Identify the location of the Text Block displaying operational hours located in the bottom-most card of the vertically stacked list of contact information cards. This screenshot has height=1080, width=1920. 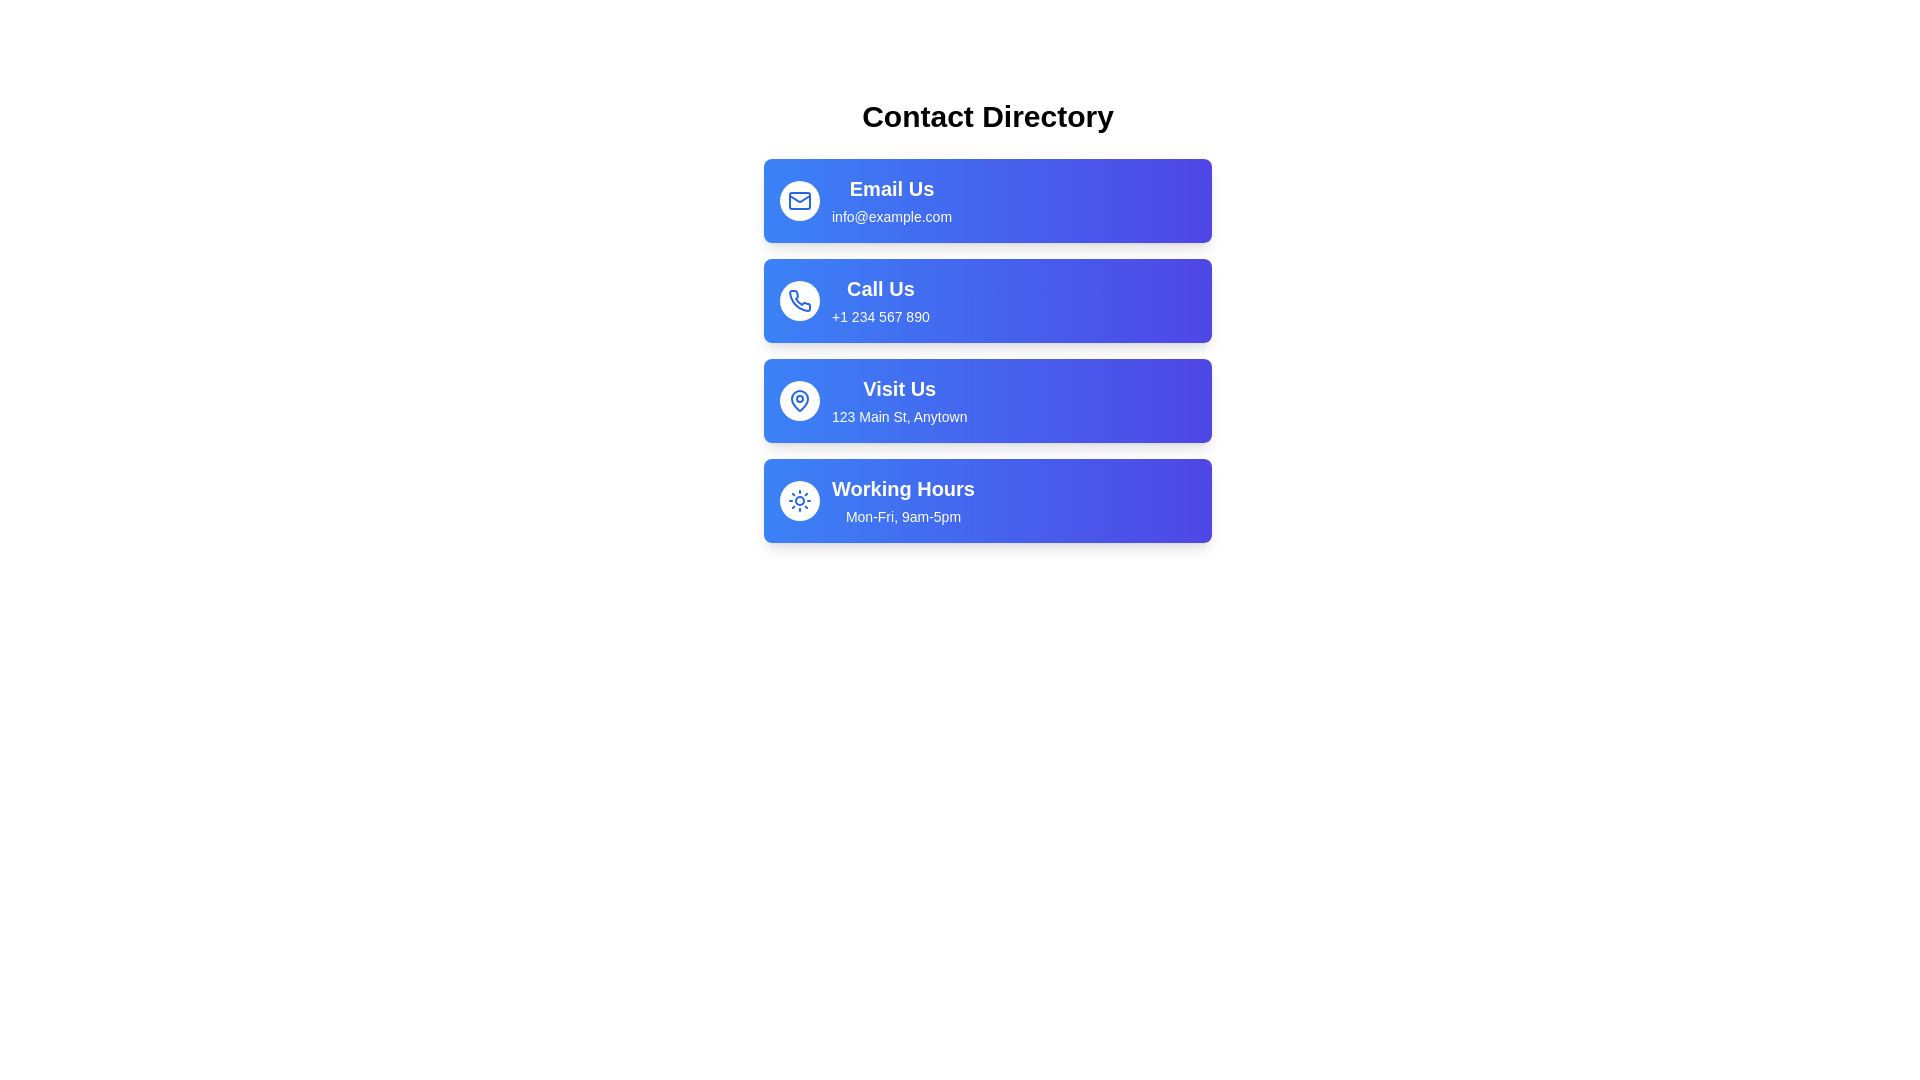
(902, 500).